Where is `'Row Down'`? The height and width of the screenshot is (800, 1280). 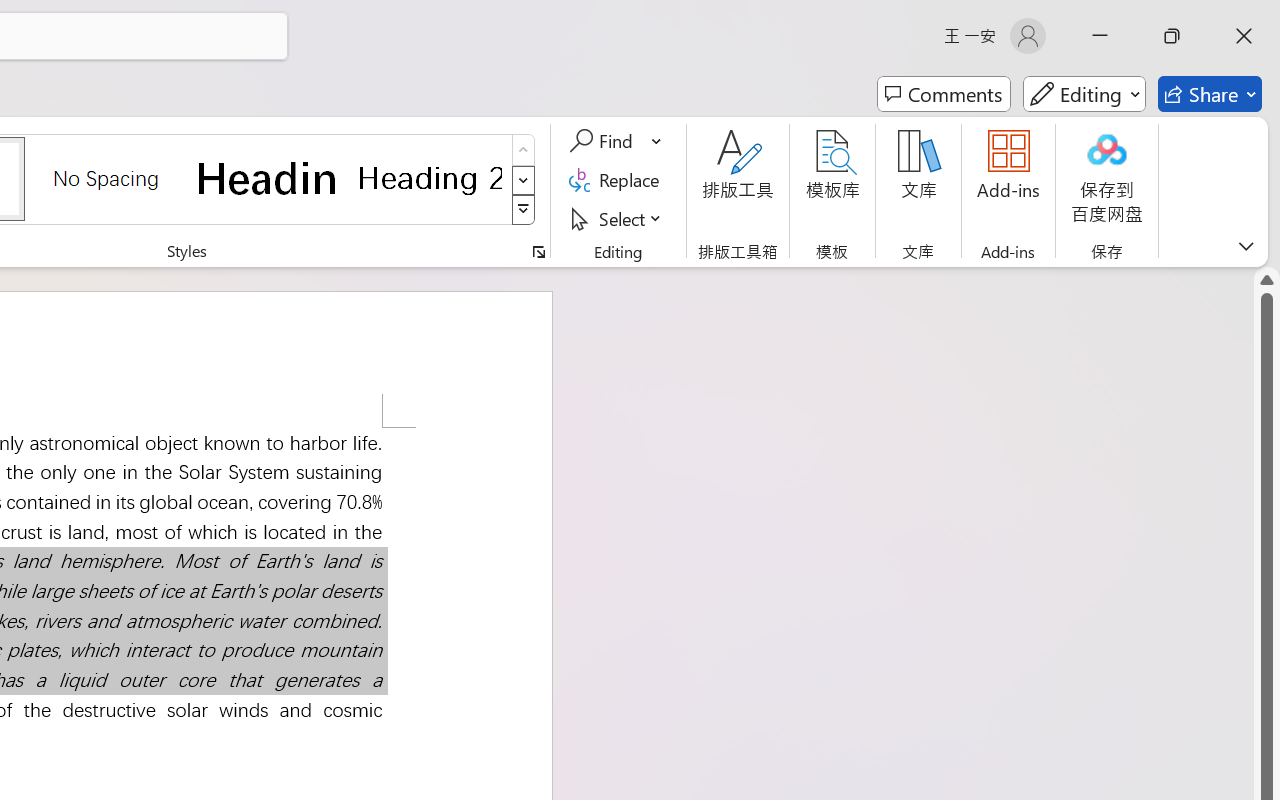 'Row Down' is located at coordinates (523, 179).